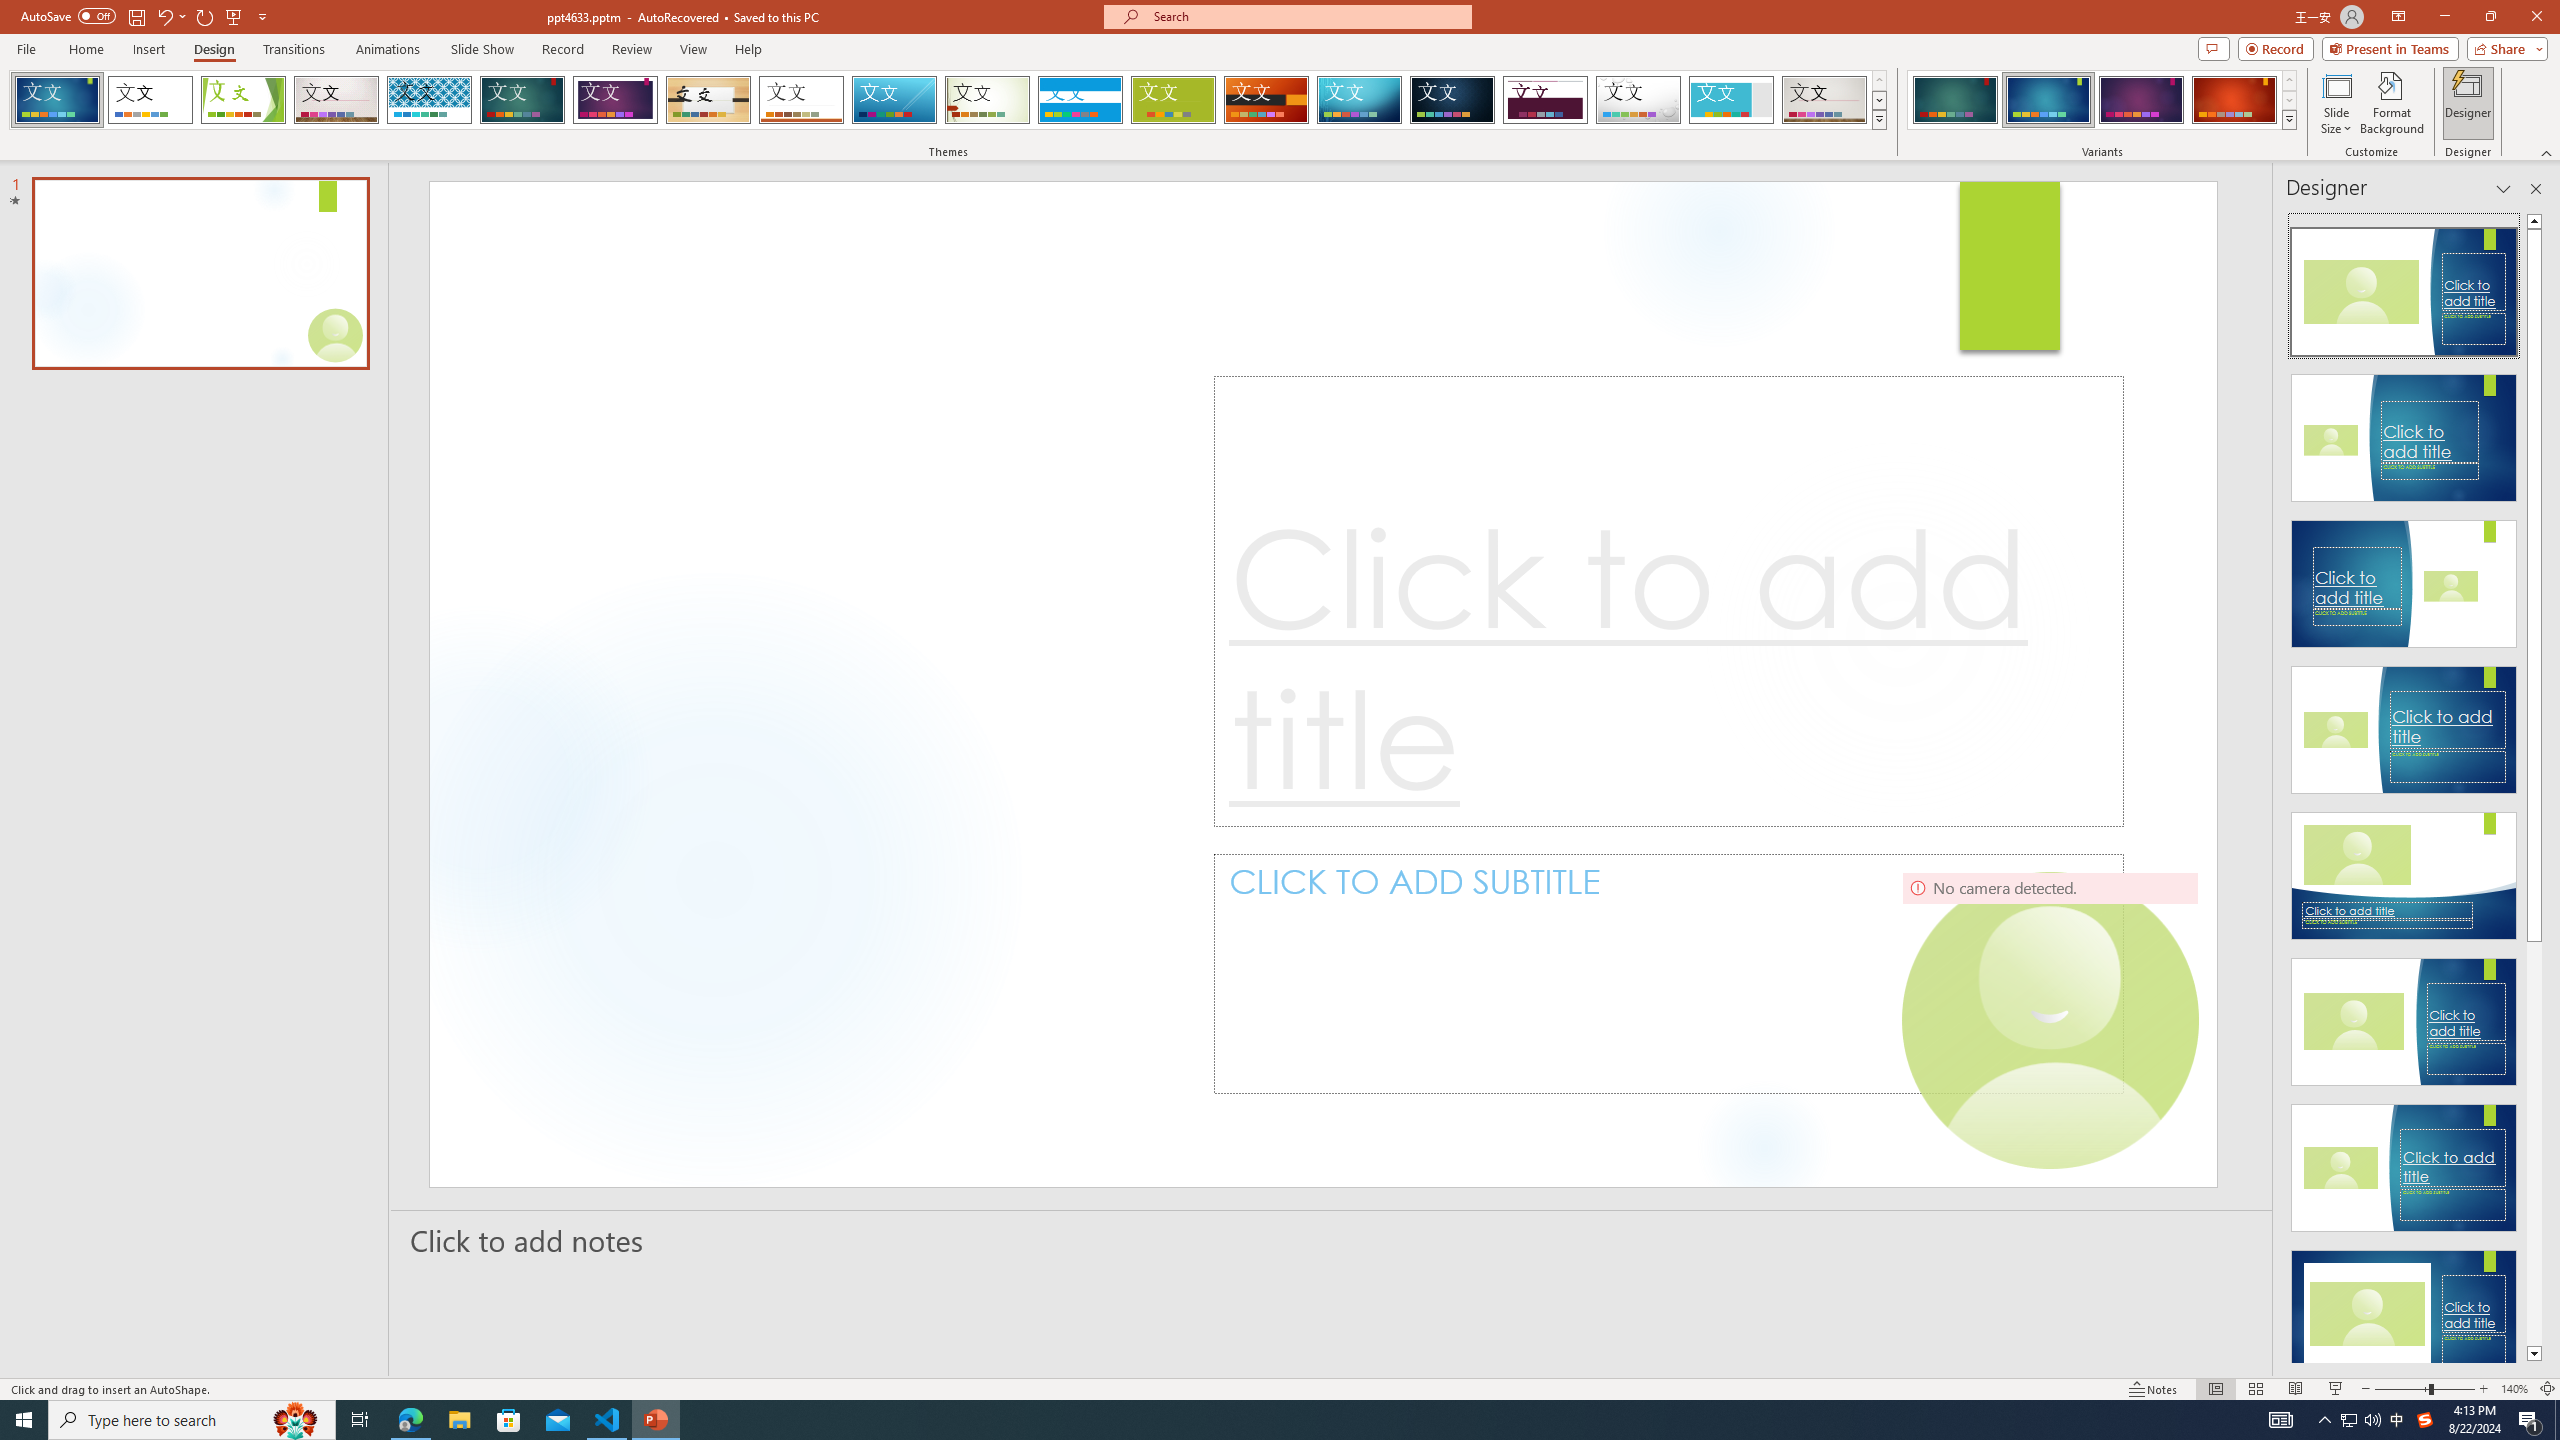  I want to click on 'Format Background', so click(2392, 103).